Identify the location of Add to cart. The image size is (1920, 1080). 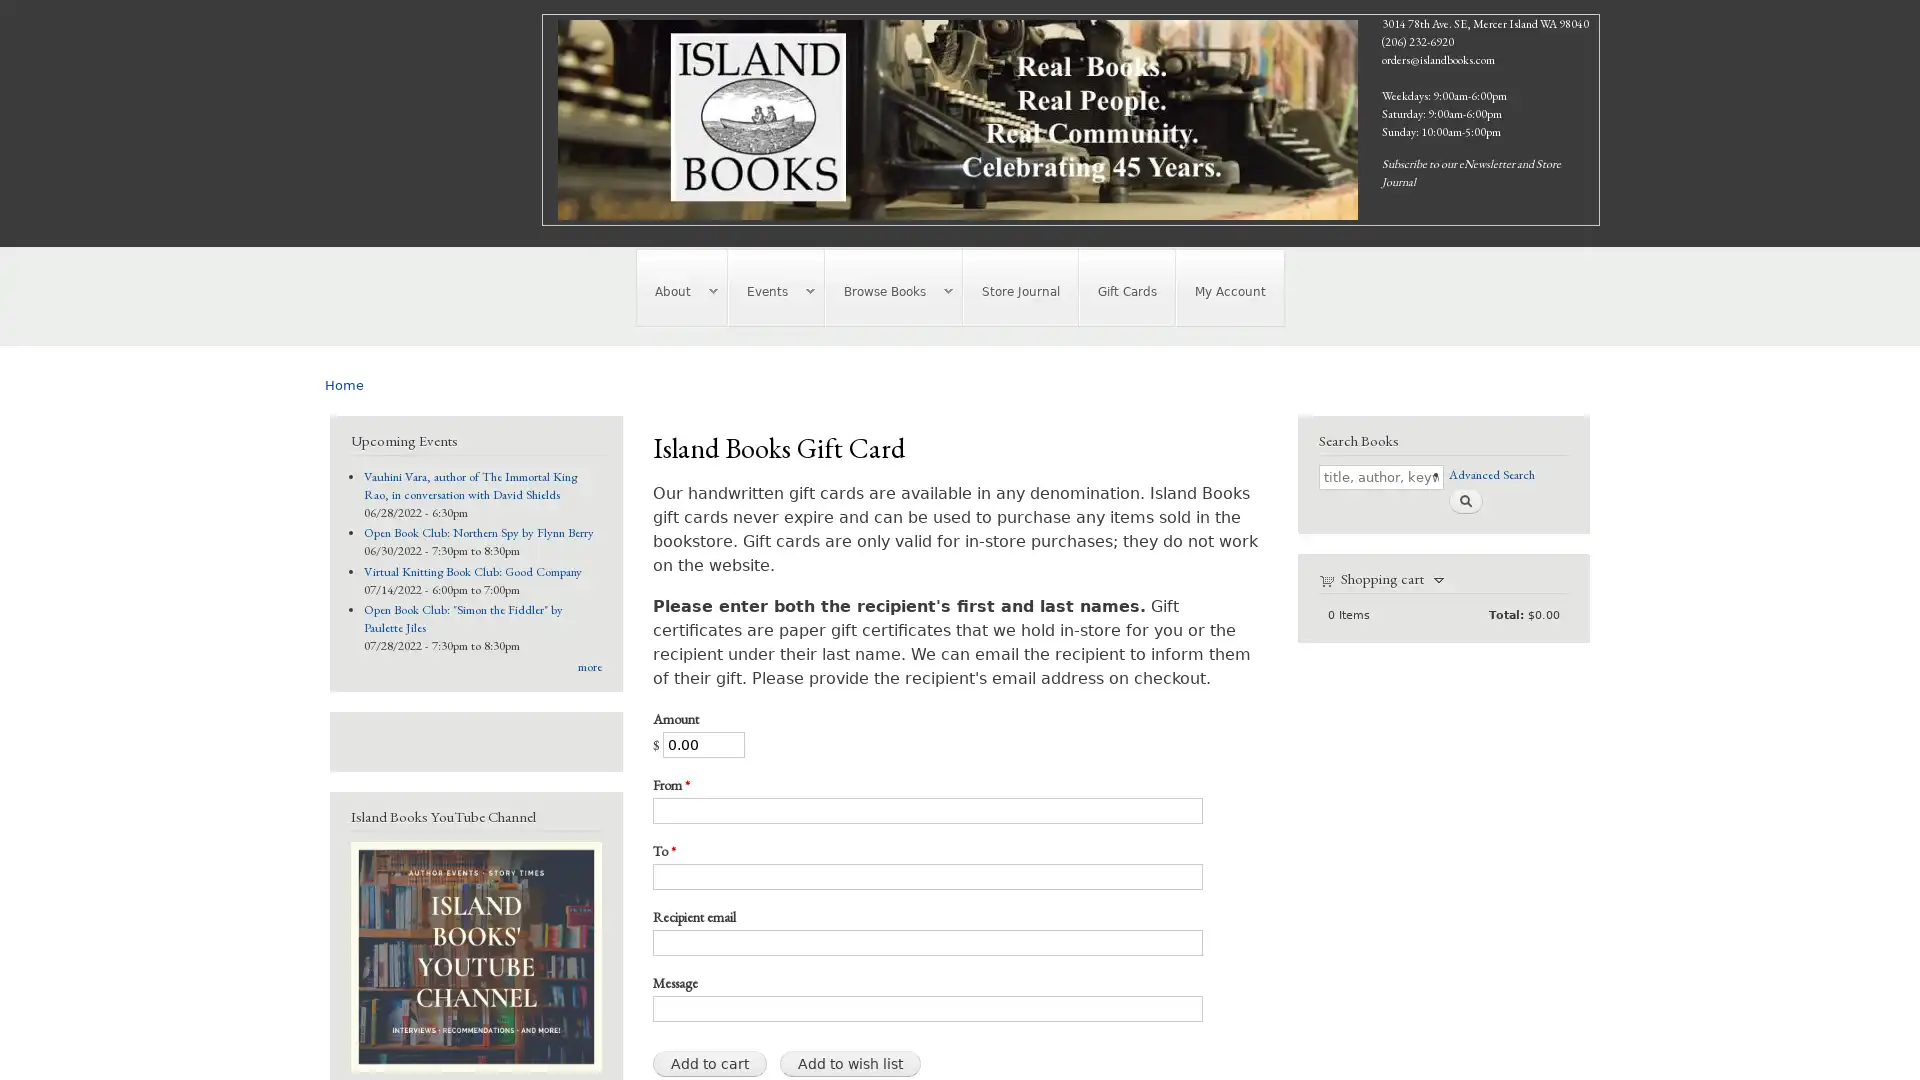
(709, 1062).